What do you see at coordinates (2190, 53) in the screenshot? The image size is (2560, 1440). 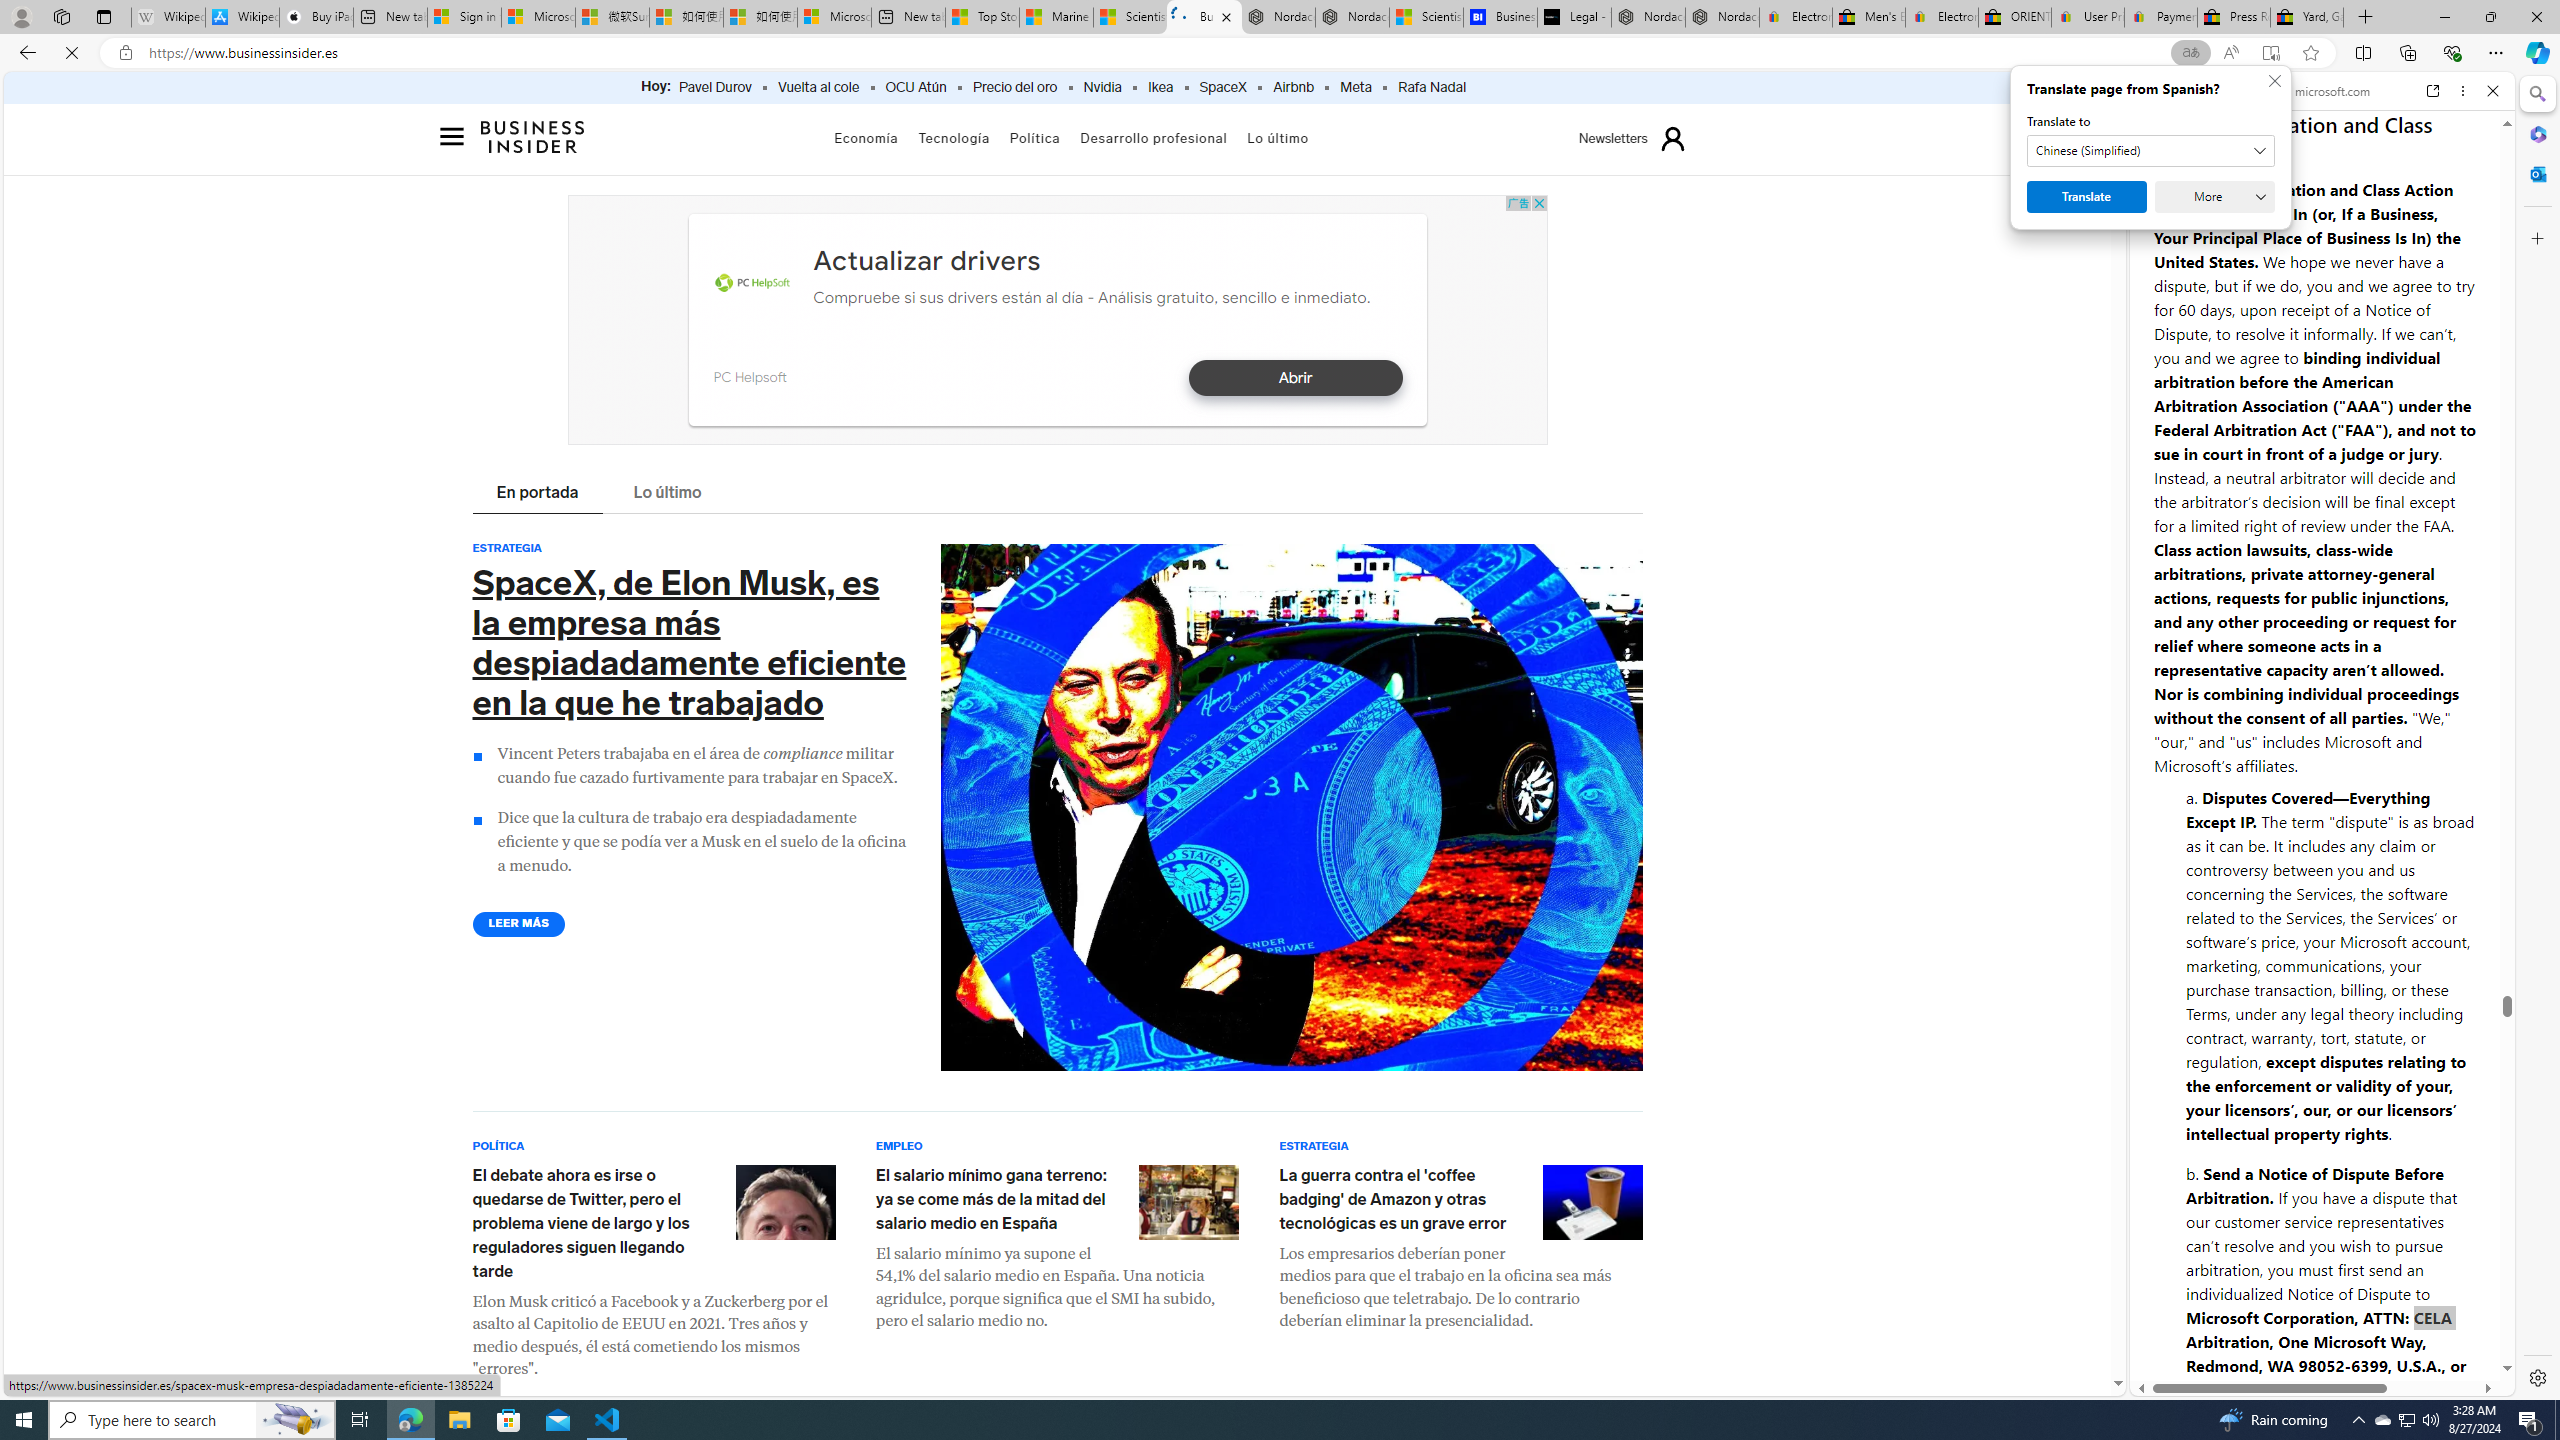 I see `'Show translate options'` at bounding box center [2190, 53].